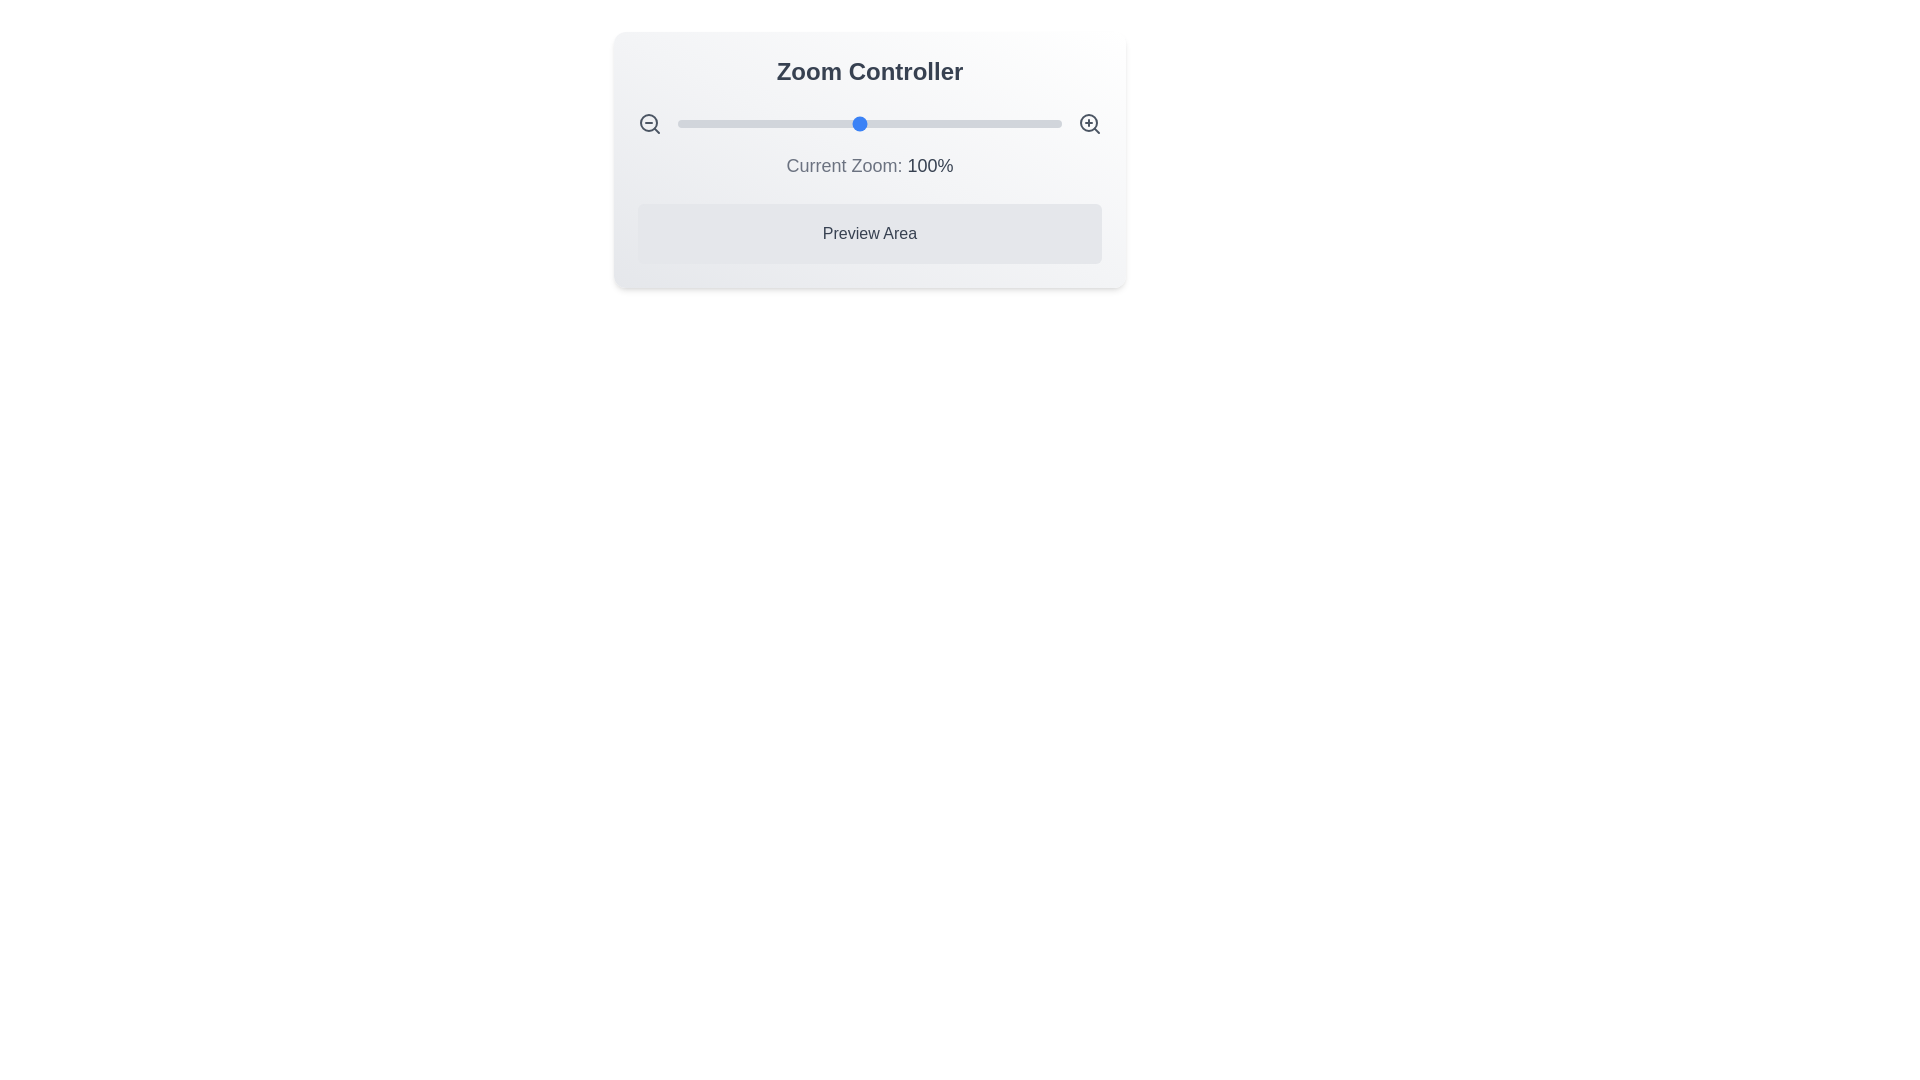 This screenshot has width=1920, height=1080. What do you see at coordinates (843, 123) in the screenshot?
I see `the zoom slider to set the zoom level to 92` at bounding box center [843, 123].